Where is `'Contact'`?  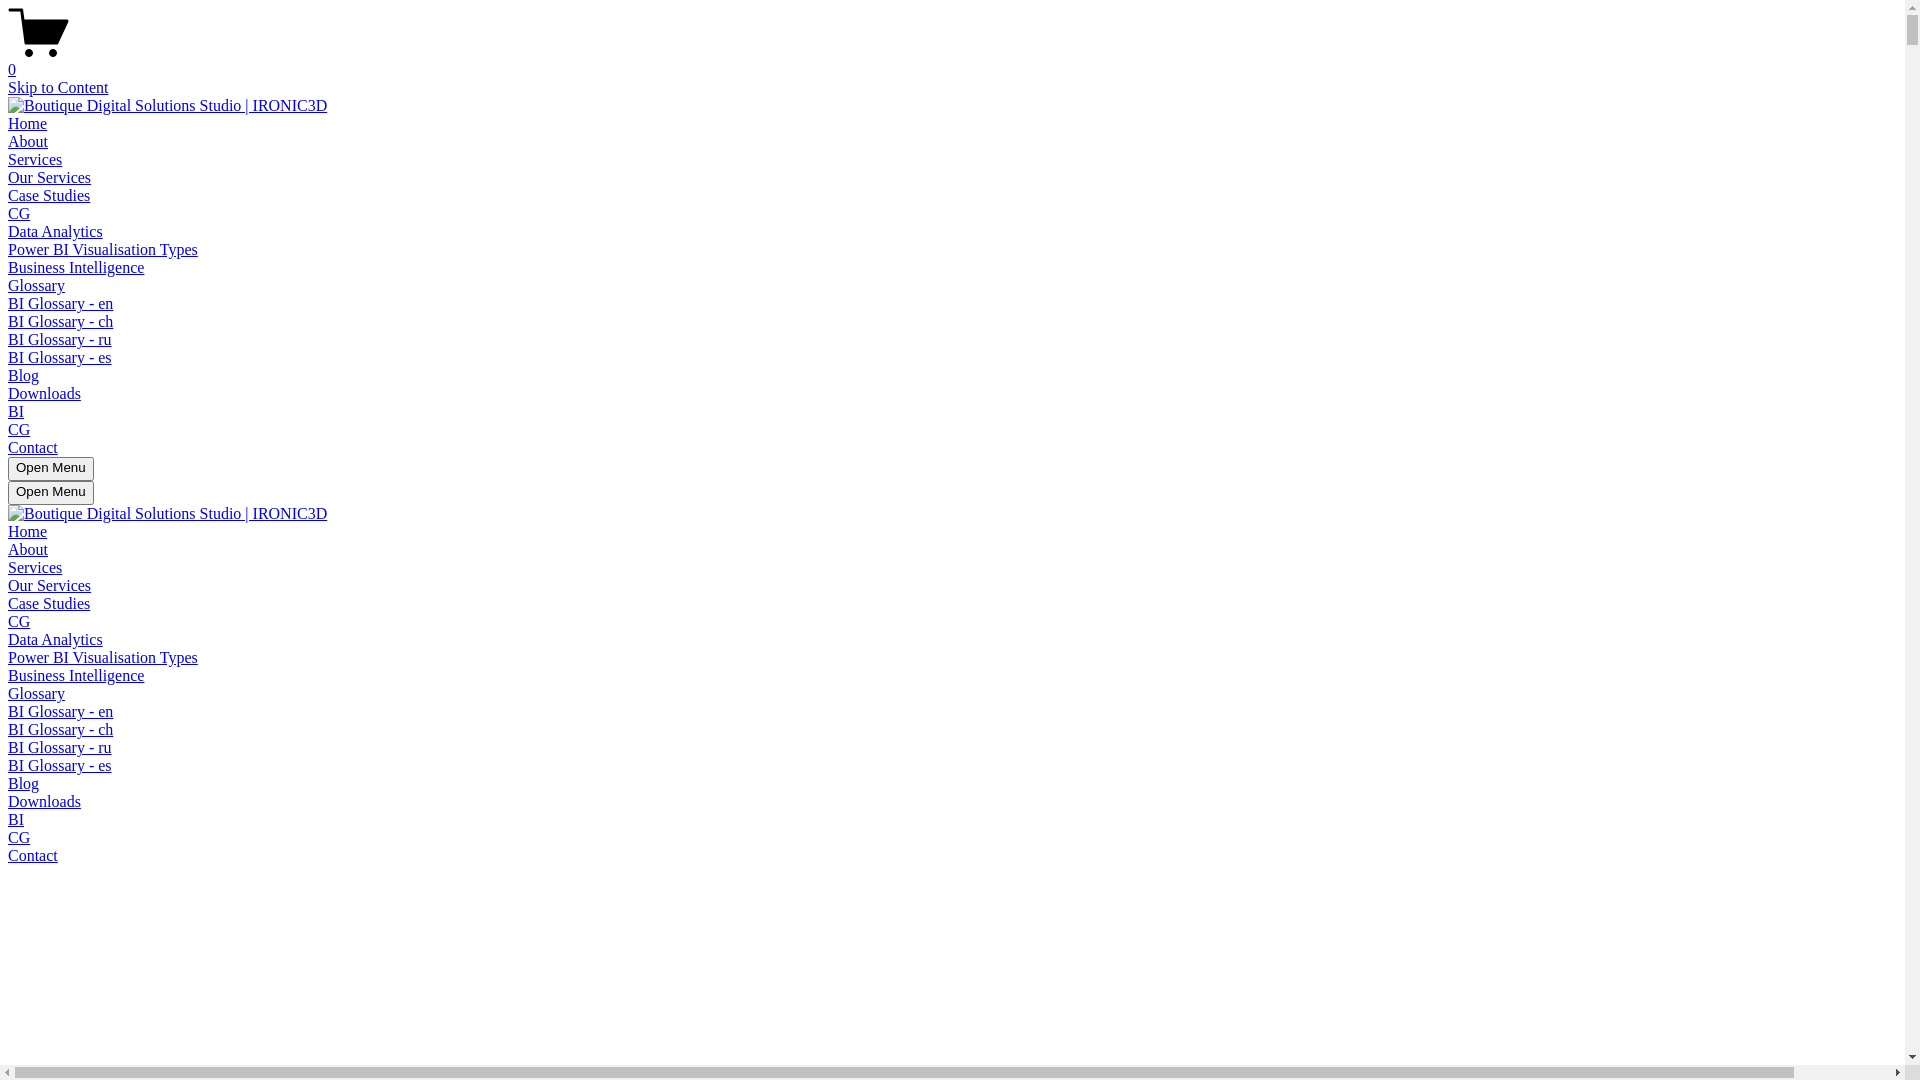 'Contact' is located at coordinates (33, 855).